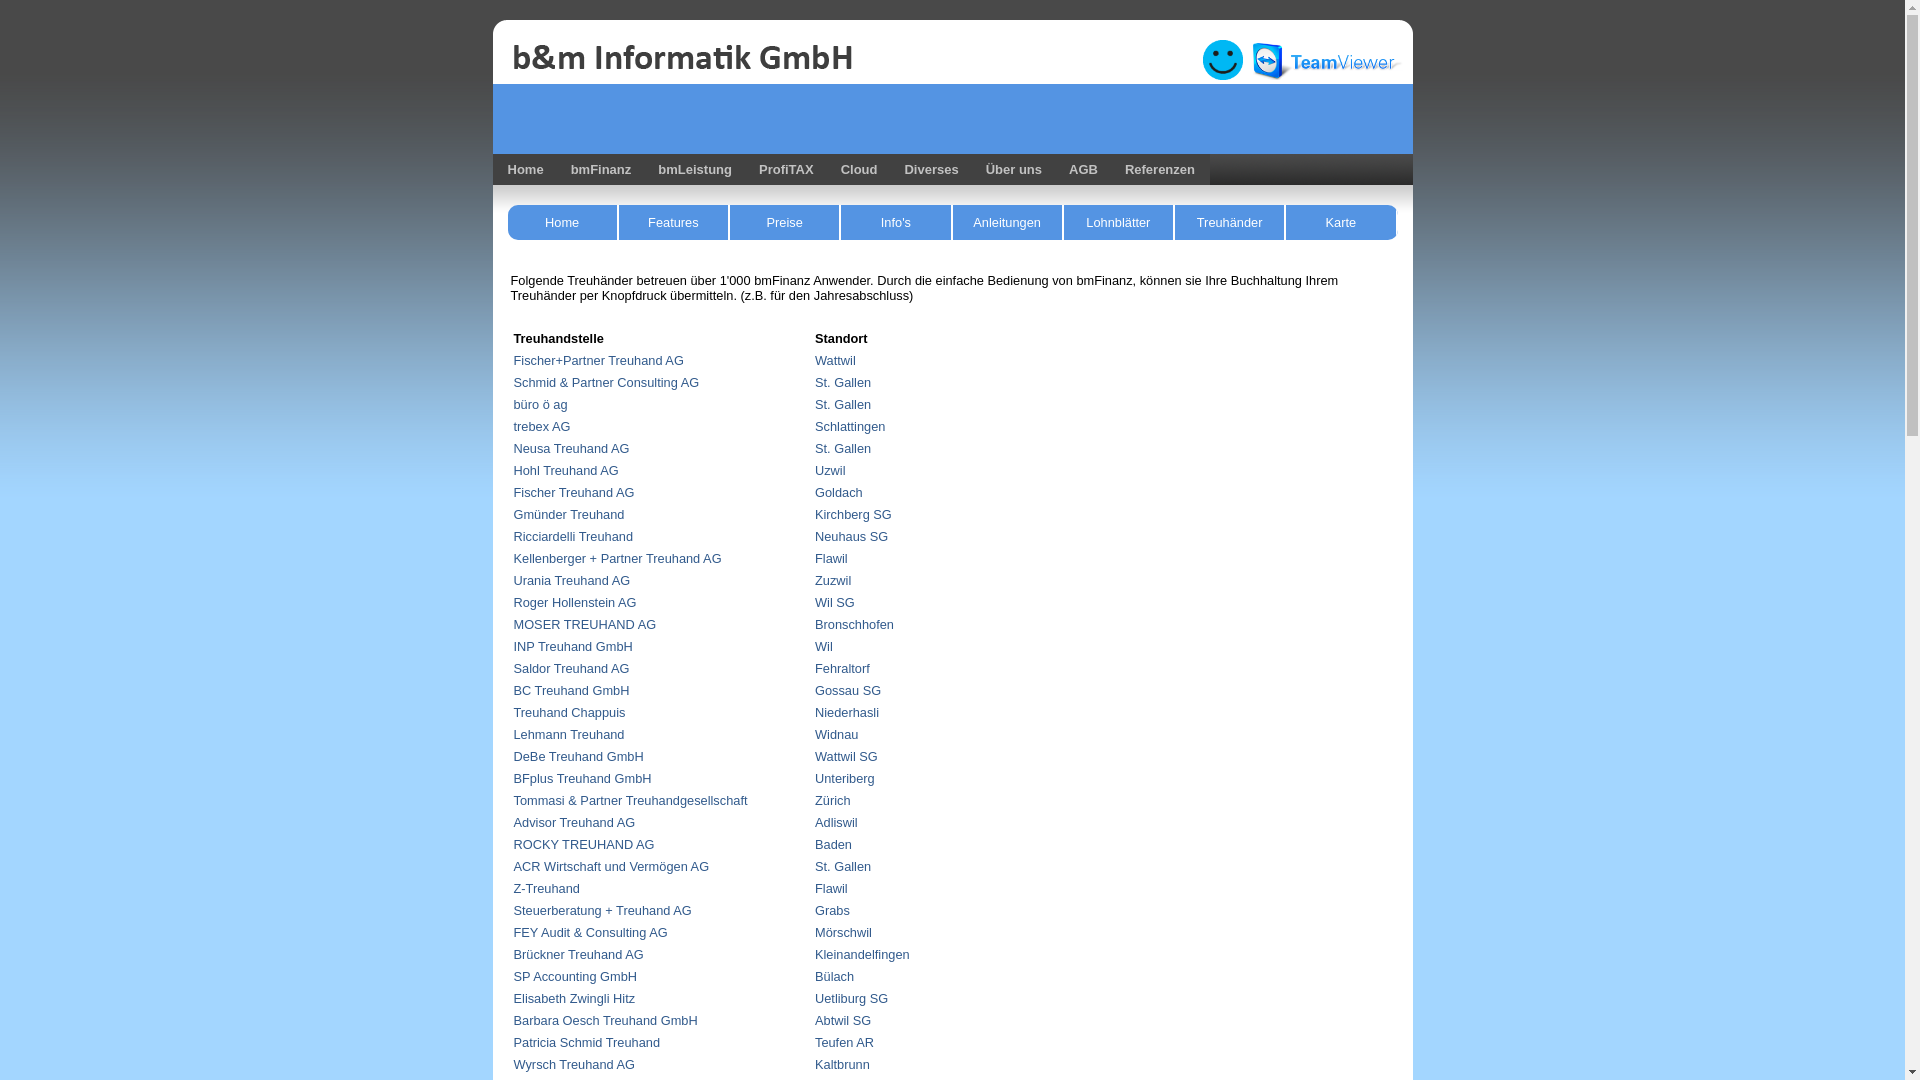 The image size is (1920, 1080). I want to click on 'Preise', so click(784, 222).